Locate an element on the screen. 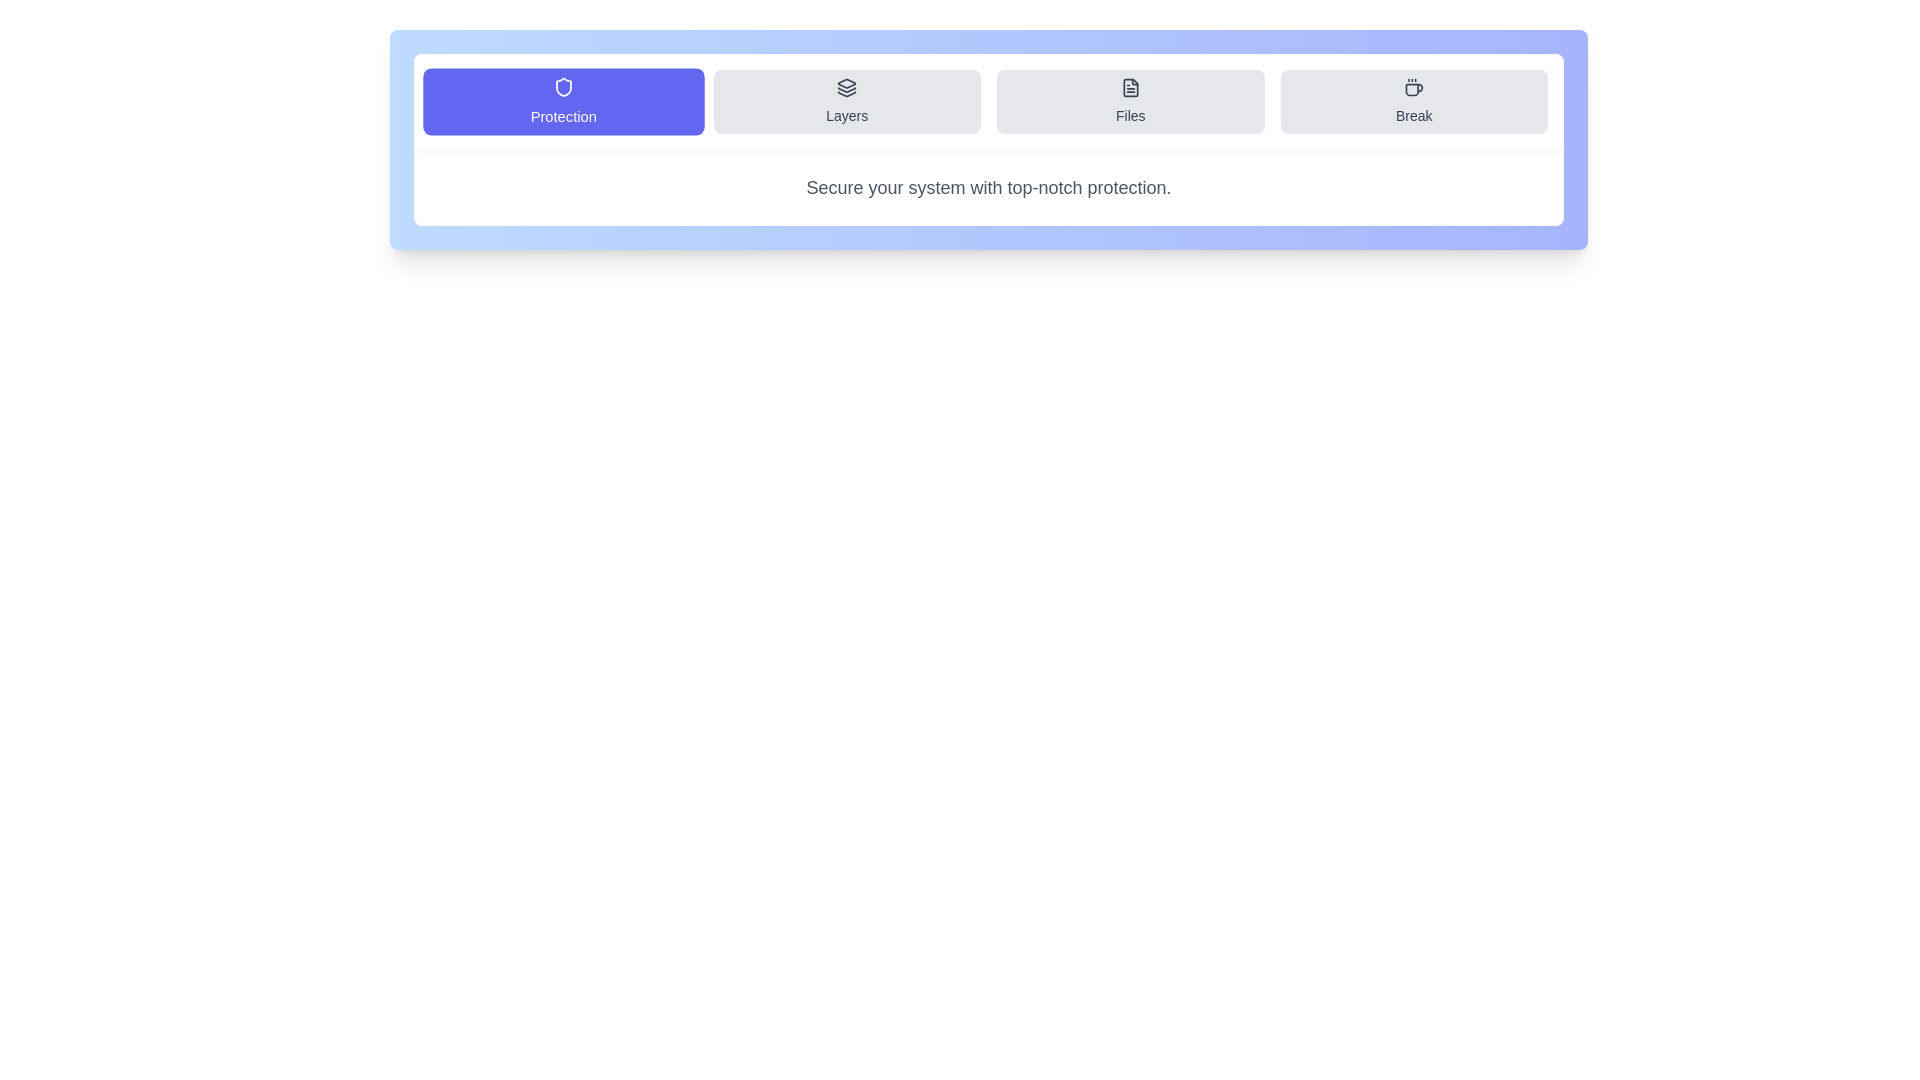 The height and width of the screenshot is (1080, 1920). the tab labeled Files to switch to it is located at coordinates (1130, 101).